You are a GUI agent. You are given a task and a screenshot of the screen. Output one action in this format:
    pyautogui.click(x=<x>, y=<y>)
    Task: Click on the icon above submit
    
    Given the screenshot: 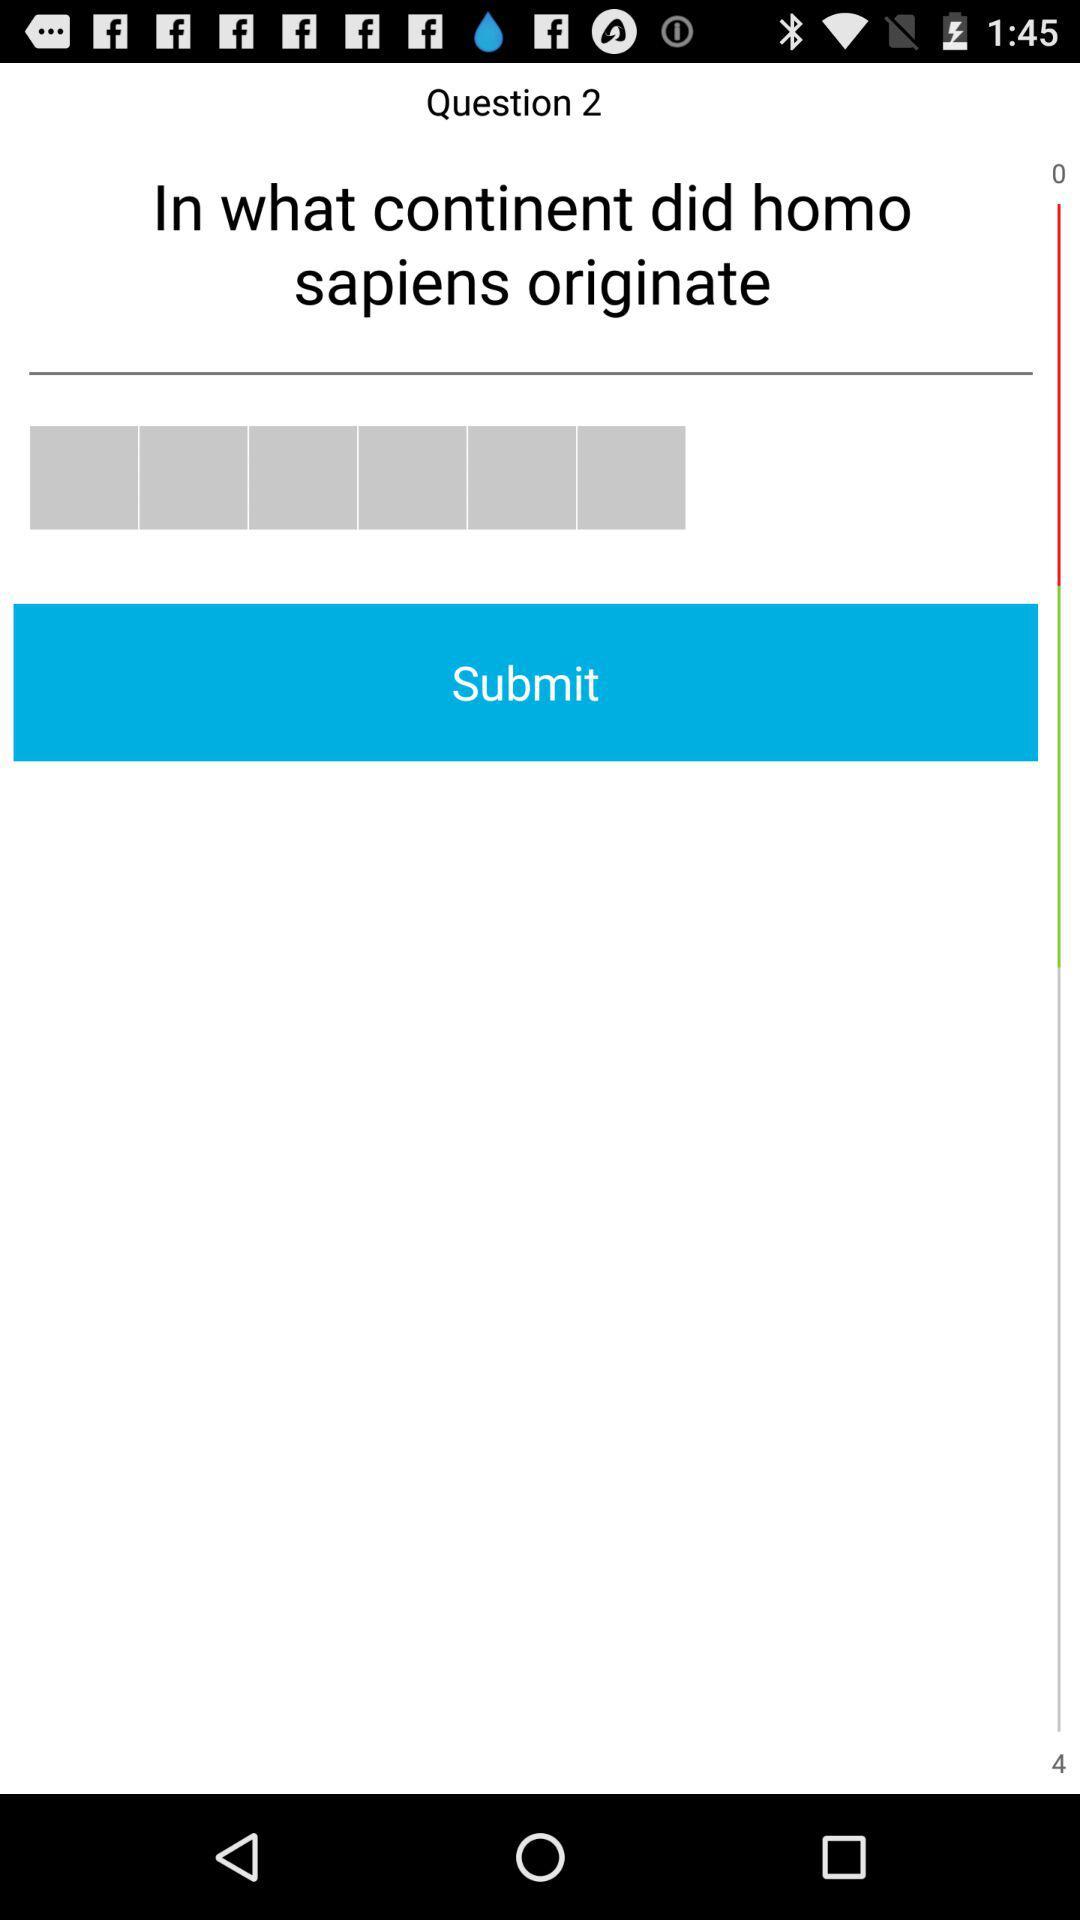 What is the action you would take?
    pyautogui.click(x=631, y=476)
    